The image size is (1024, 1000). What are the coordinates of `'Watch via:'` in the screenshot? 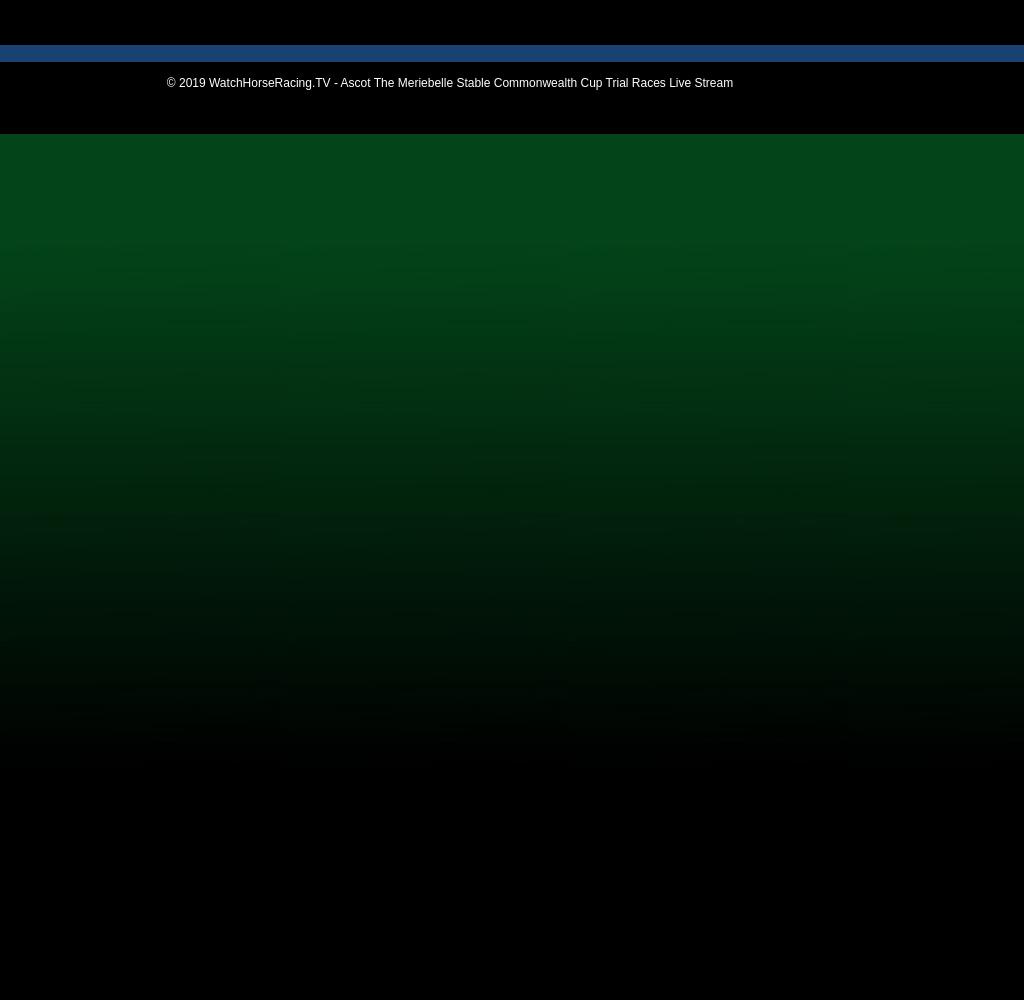 It's located at (80, 14).